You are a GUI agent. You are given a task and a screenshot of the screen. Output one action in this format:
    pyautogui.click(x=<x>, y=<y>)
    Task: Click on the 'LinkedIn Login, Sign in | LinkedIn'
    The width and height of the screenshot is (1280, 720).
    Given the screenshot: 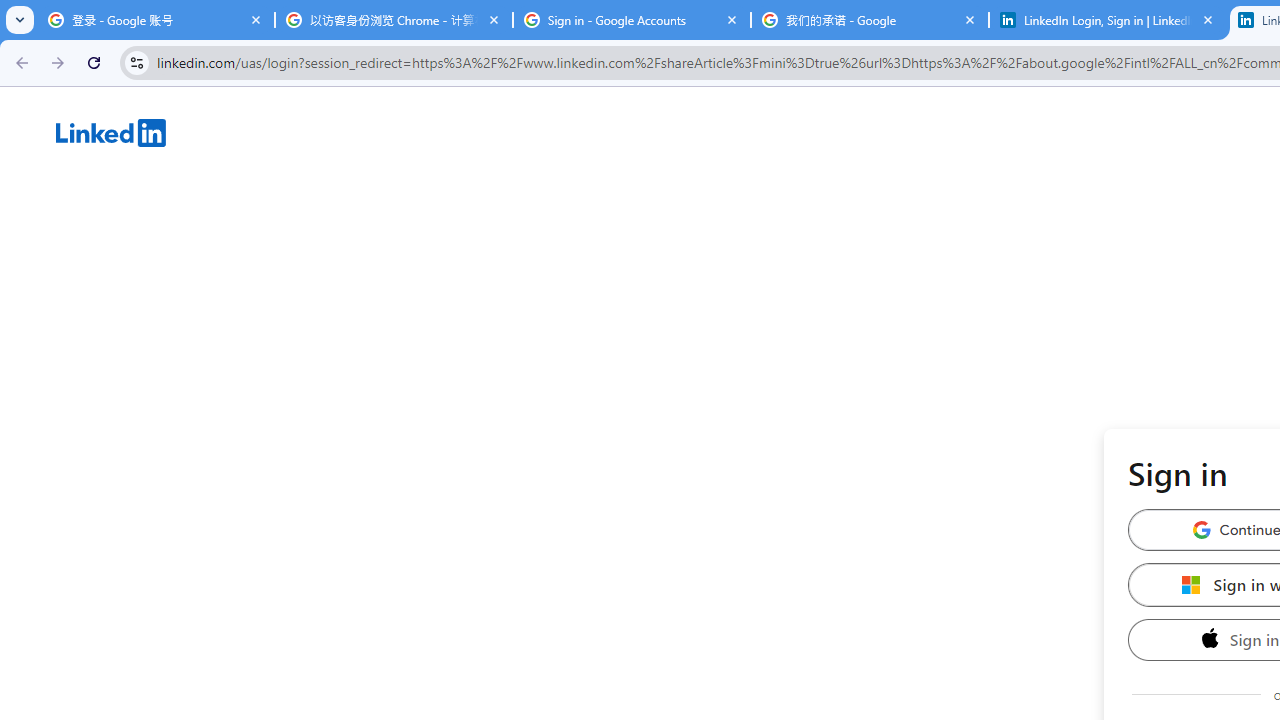 What is the action you would take?
    pyautogui.click(x=1107, y=20)
    